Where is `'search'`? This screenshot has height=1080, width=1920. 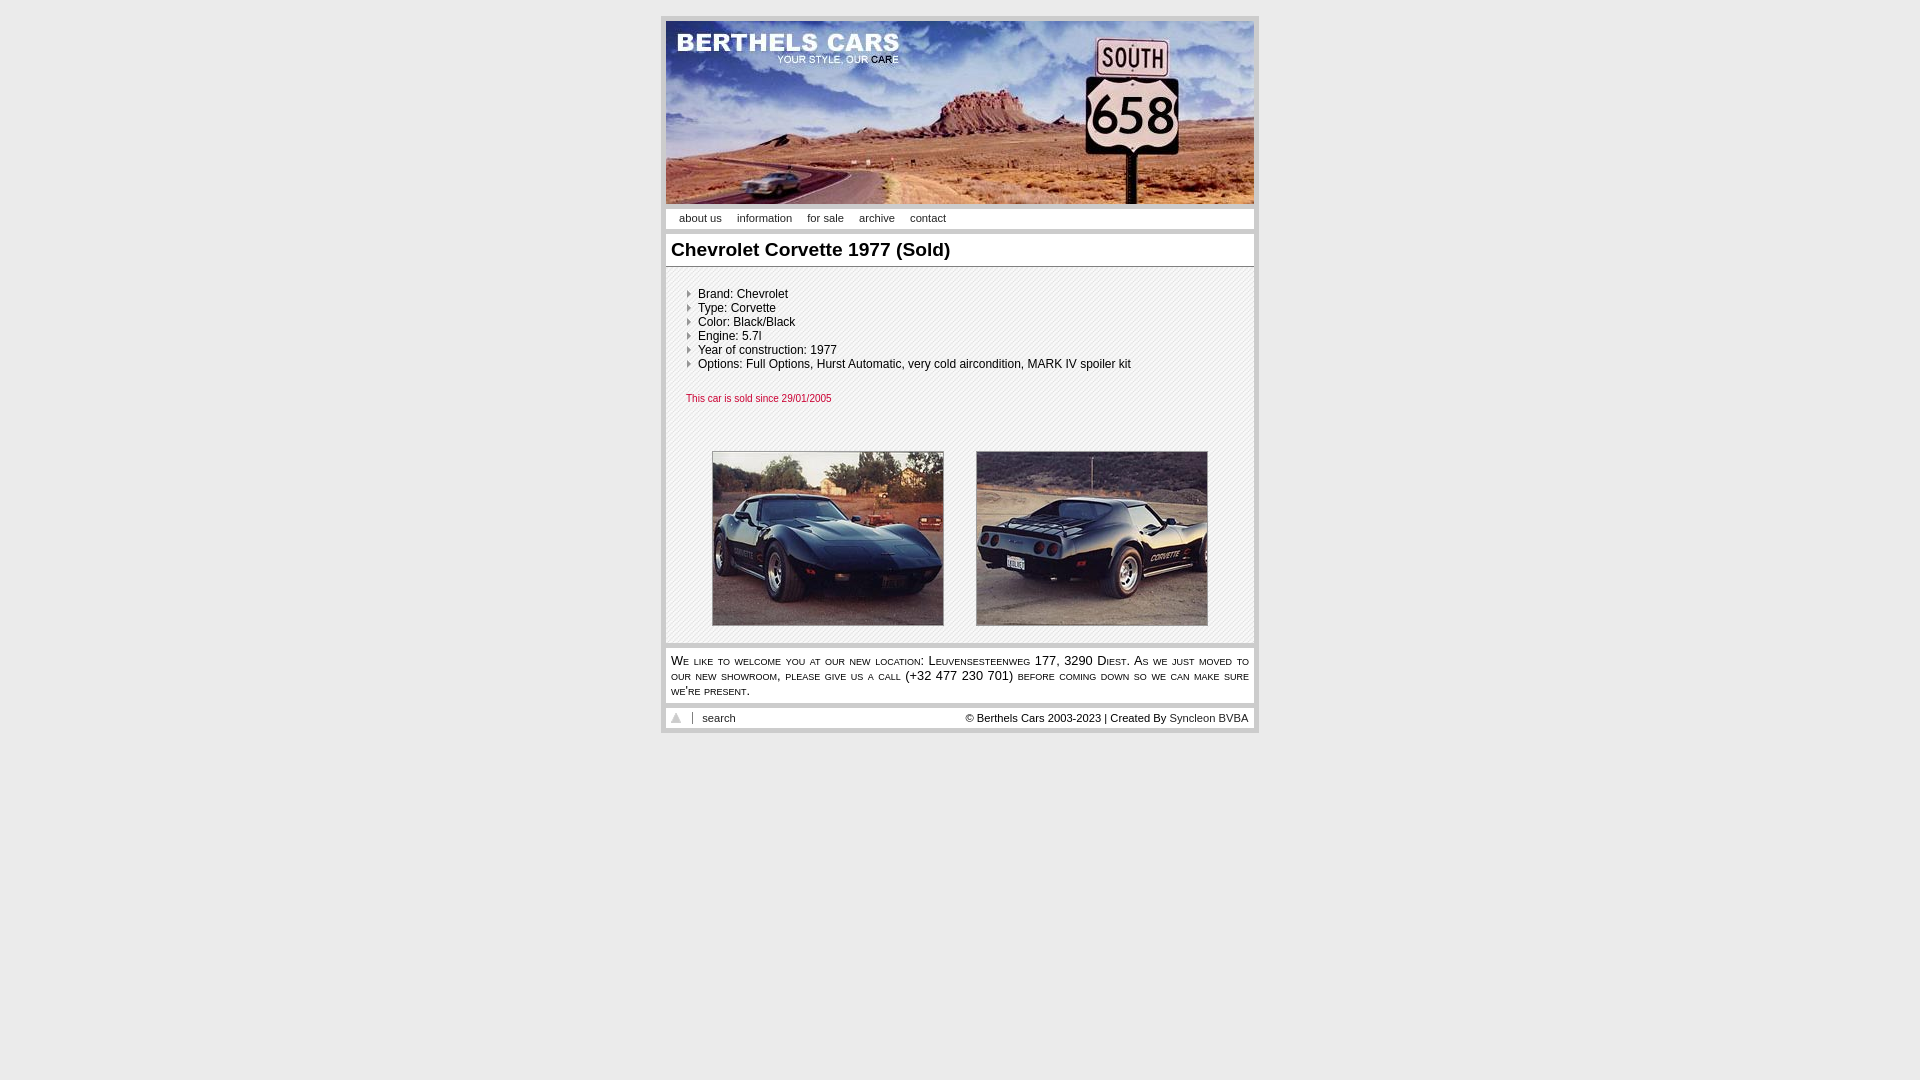
'search' is located at coordinates (719, 716).